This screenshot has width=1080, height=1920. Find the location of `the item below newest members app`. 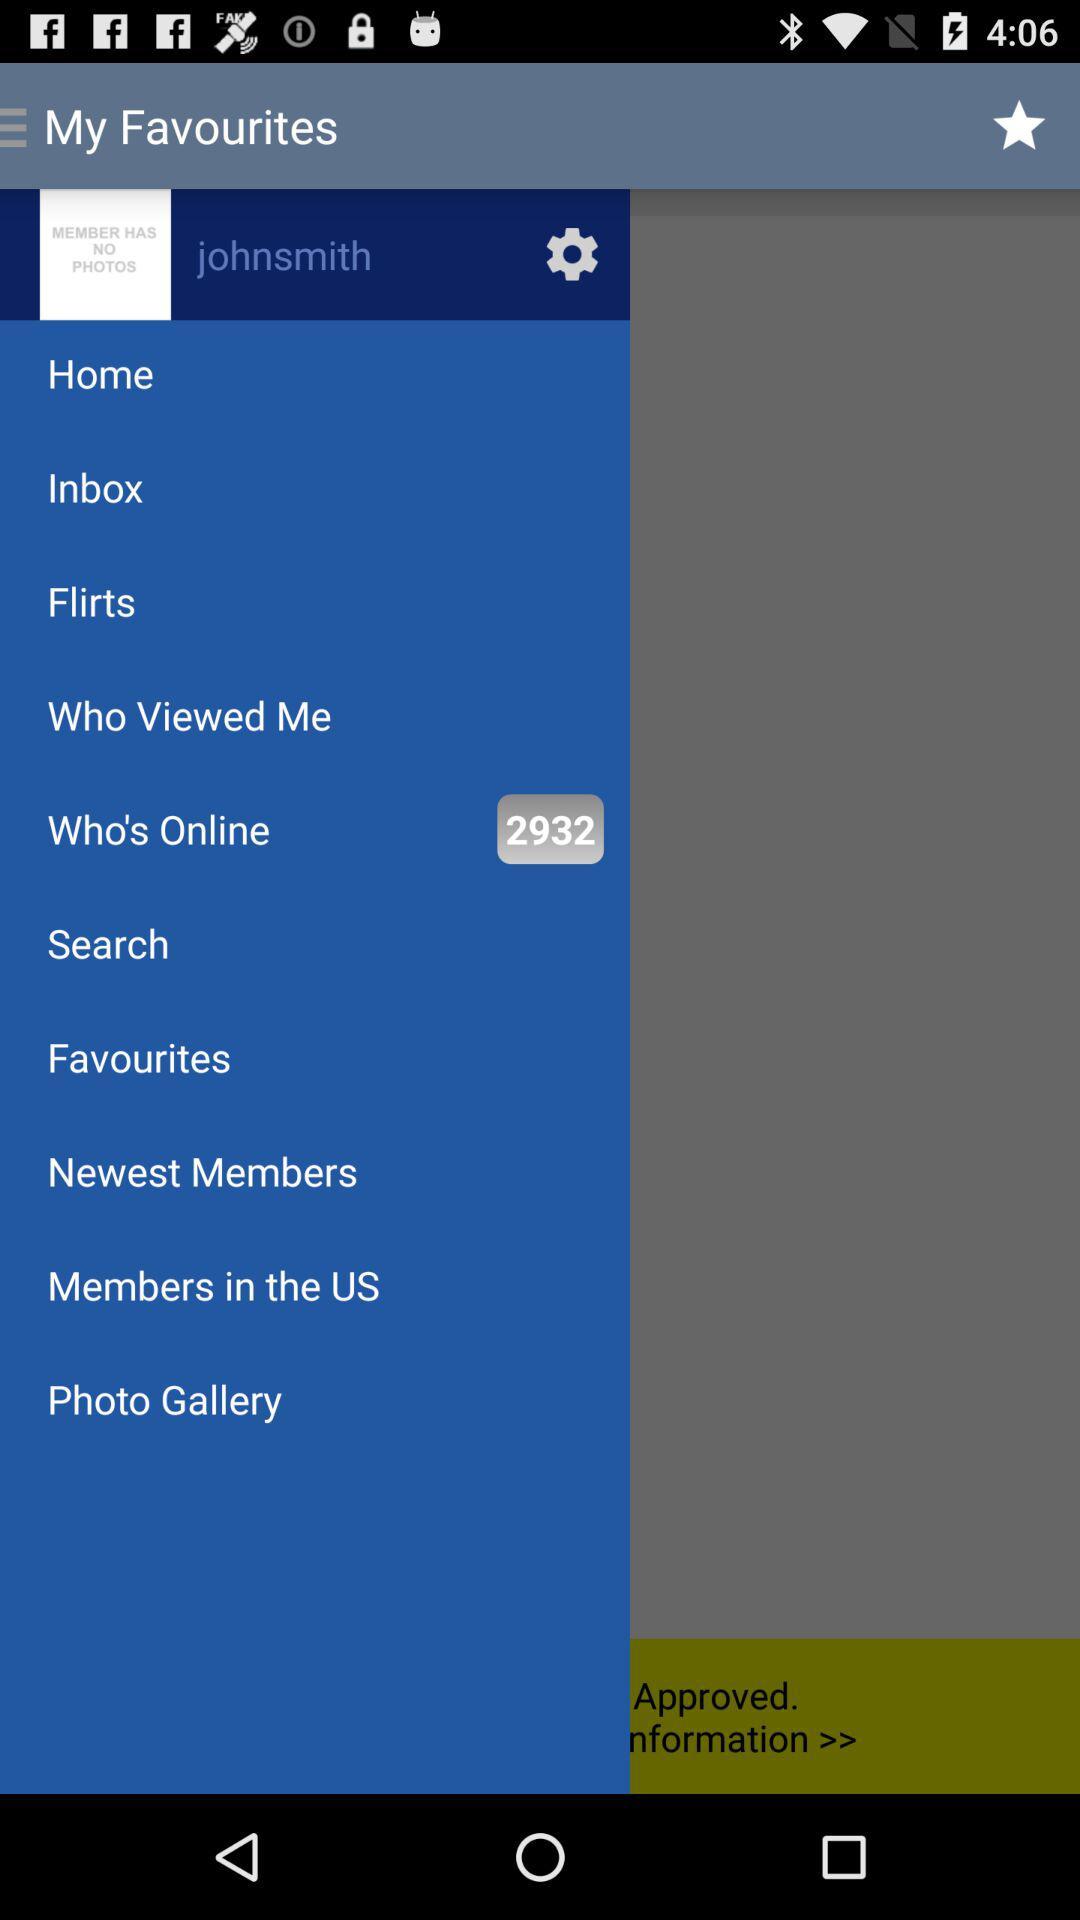

the item below newest members app is located at coordinates (213, 1285).